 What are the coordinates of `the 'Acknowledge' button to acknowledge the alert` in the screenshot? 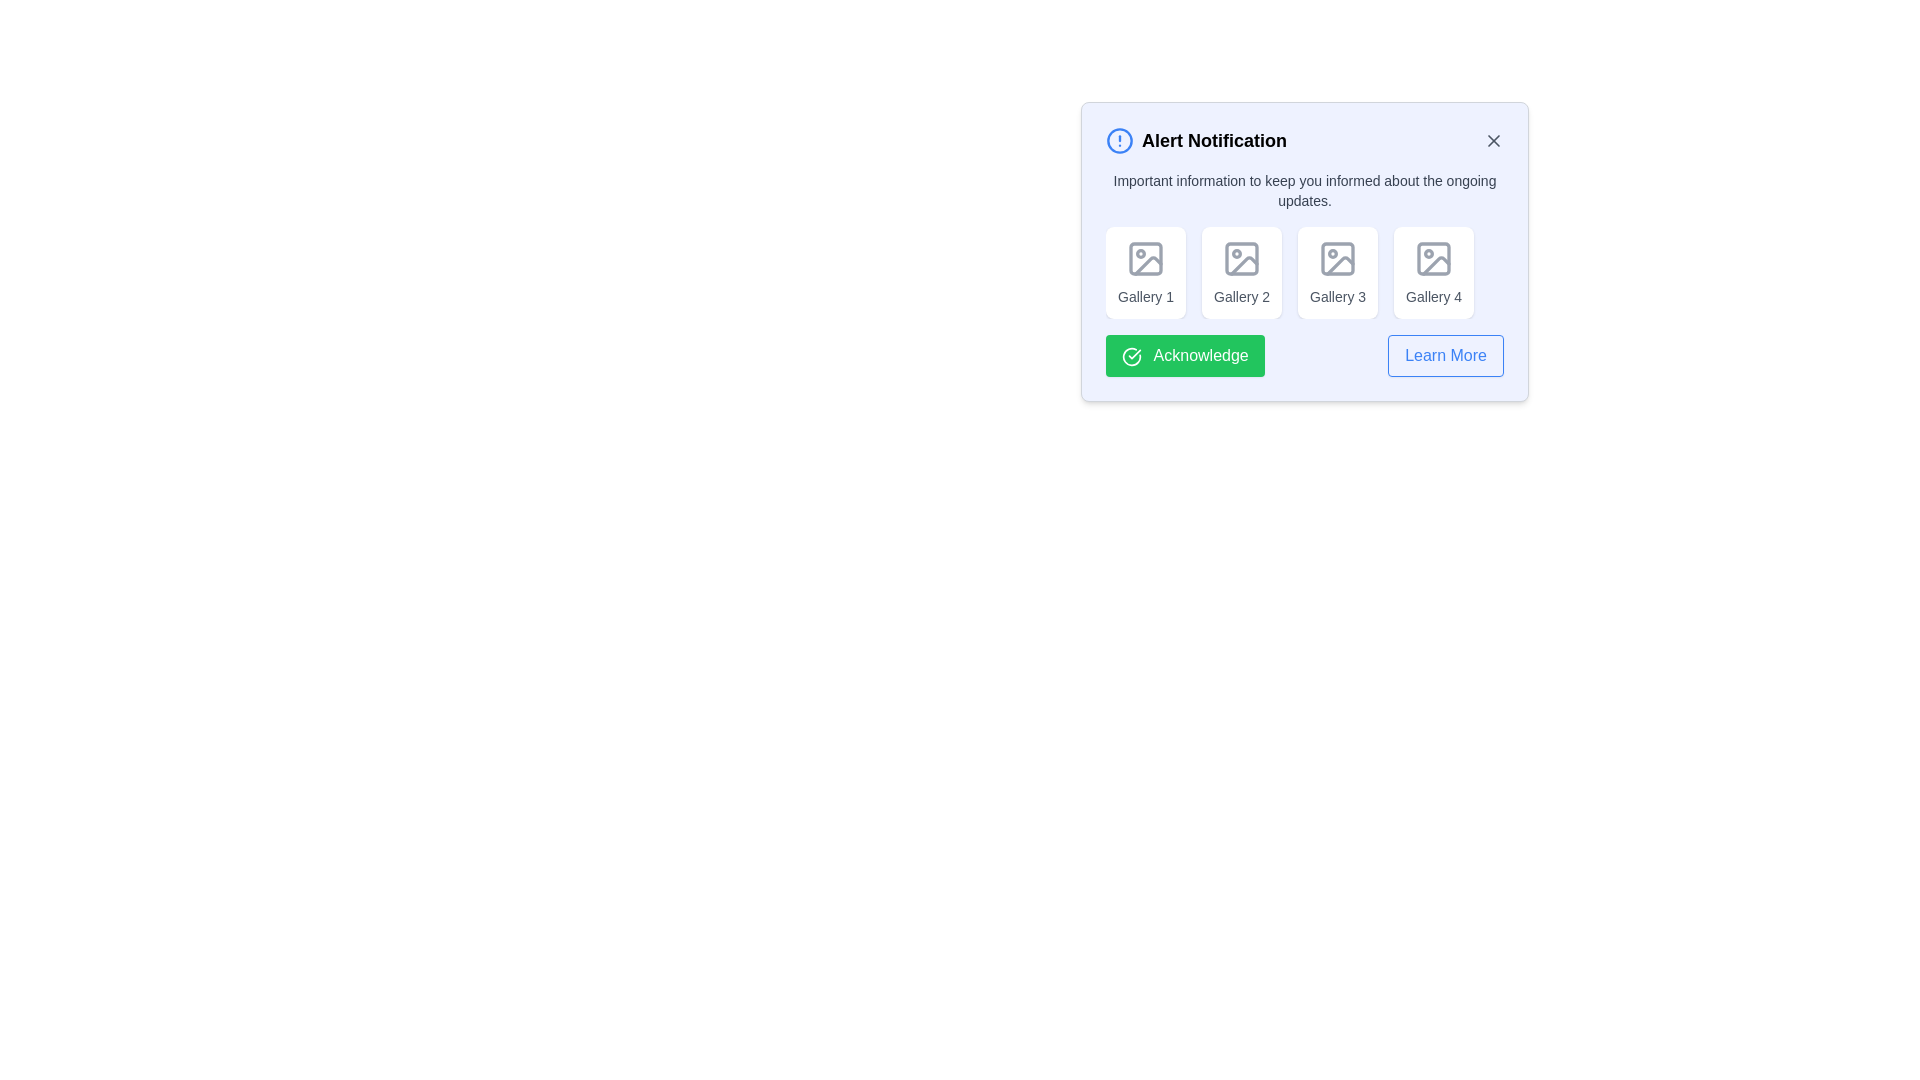 It's located at (1185, 354).